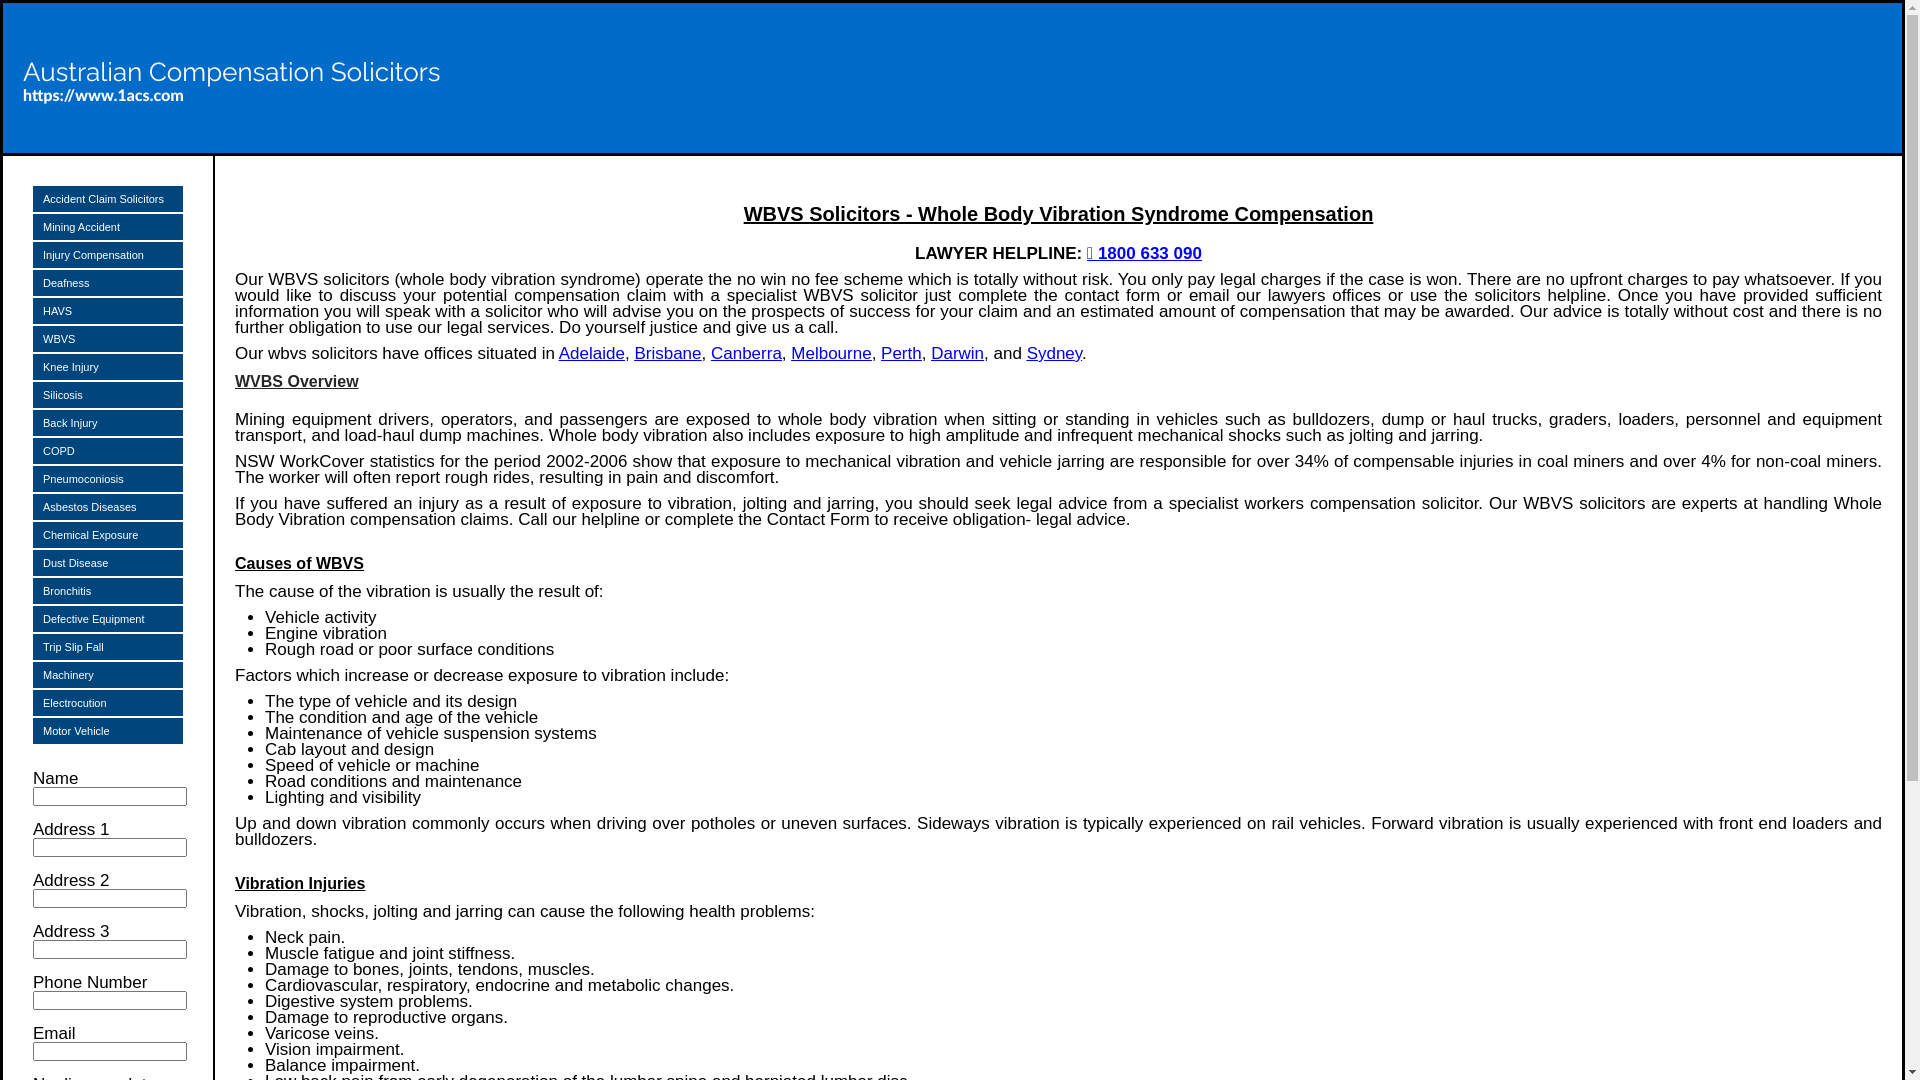  What do you see at coordinates (106, 226) in the screenshot?
I see `'Mining Accident'` at bounding box center [106, 226].